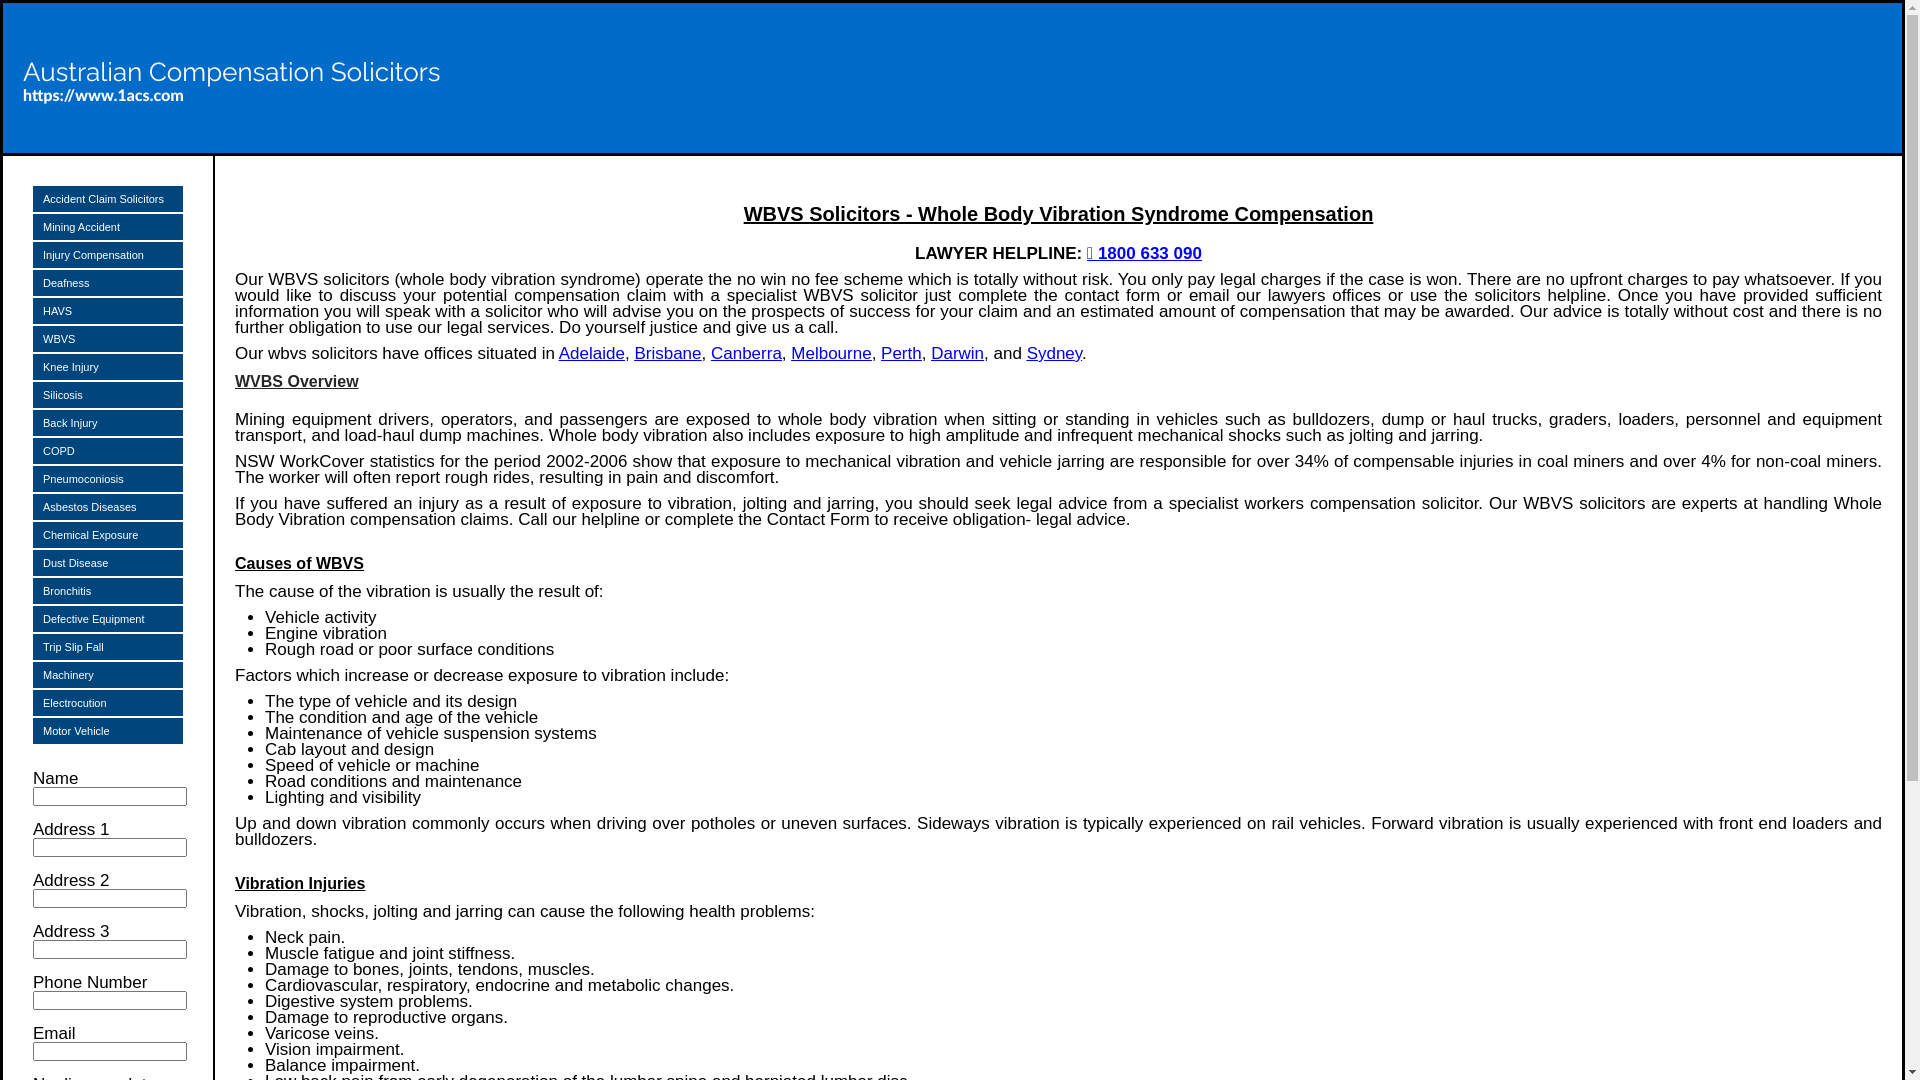  What do you see at coordinates (106, 226) in the screenshot?
I see `'Mining Accident'` at bounding box center [106, 226].